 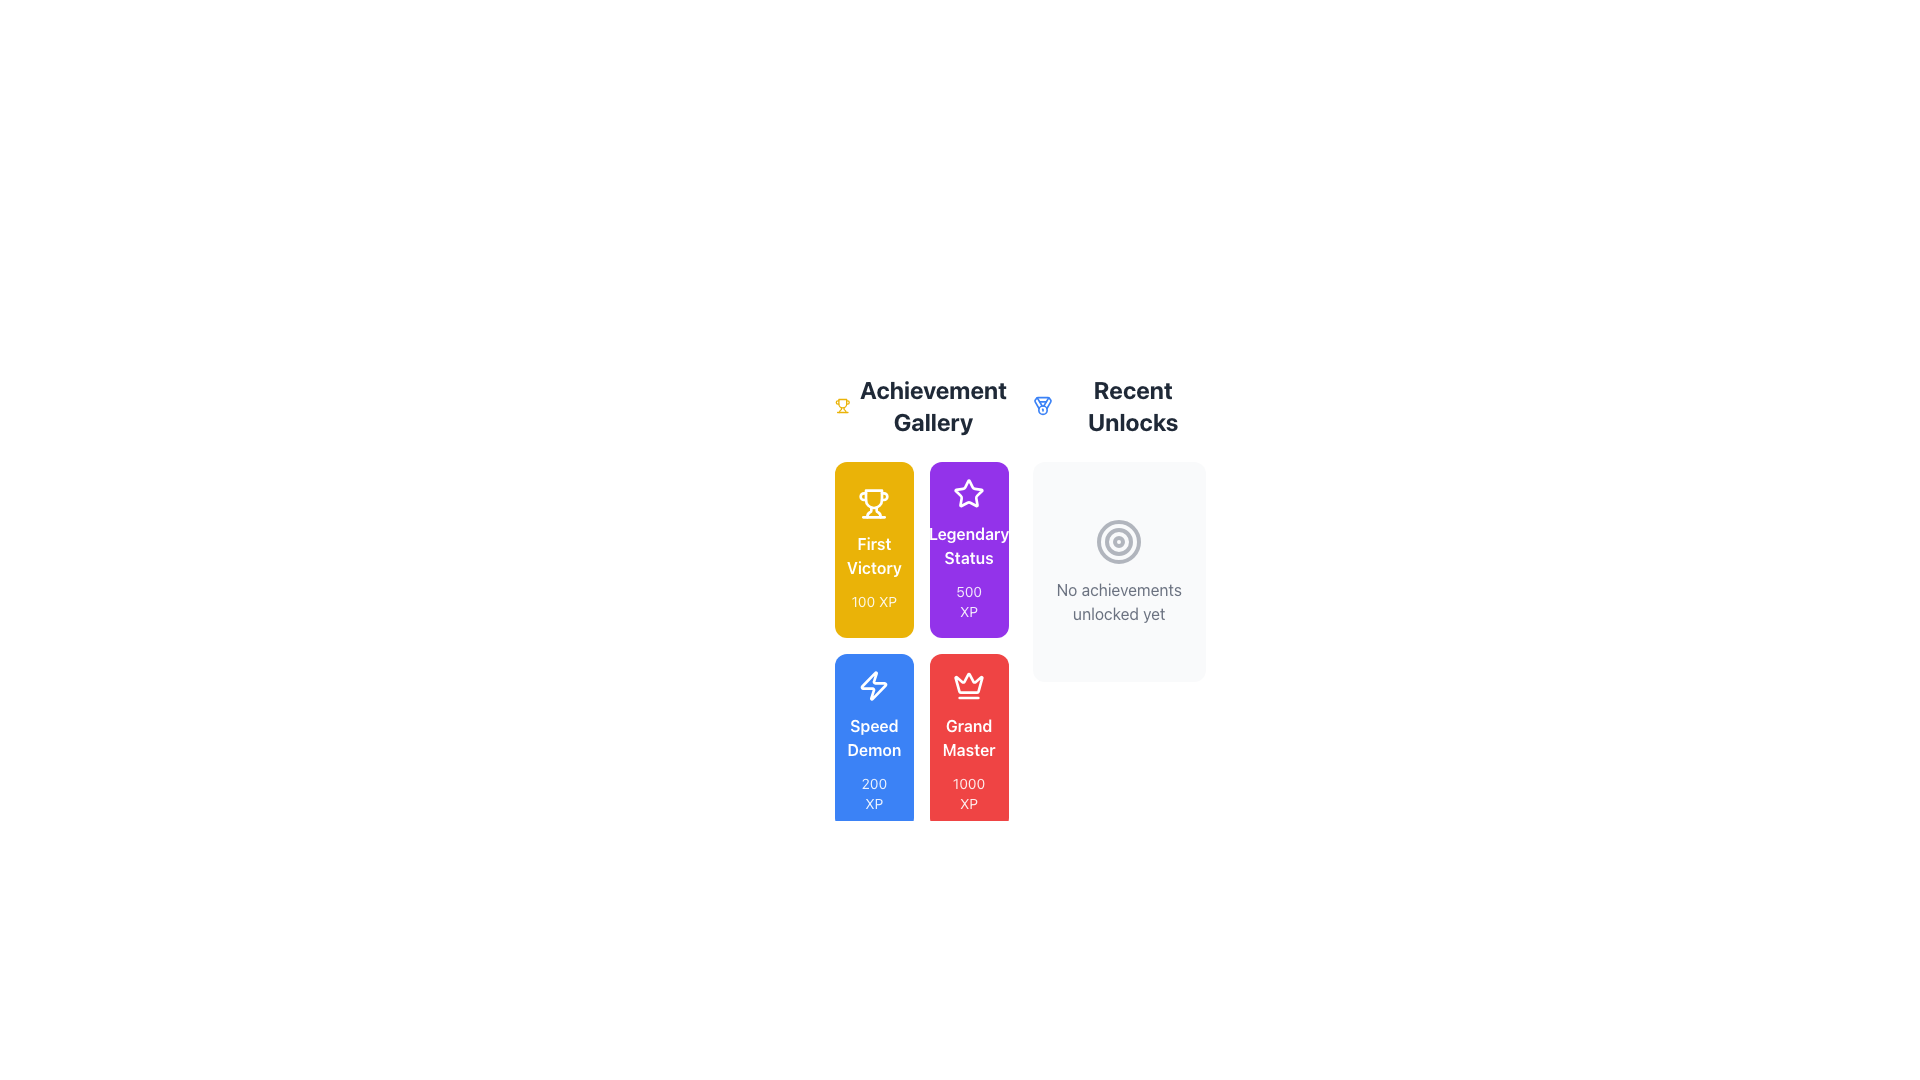 What do you see at coordinates (1041, 405) in the screenshot?
I see `blue medal icon located to the left of the 'Recent Unlocks' text for its properties` at bounding box center [1041, 405].